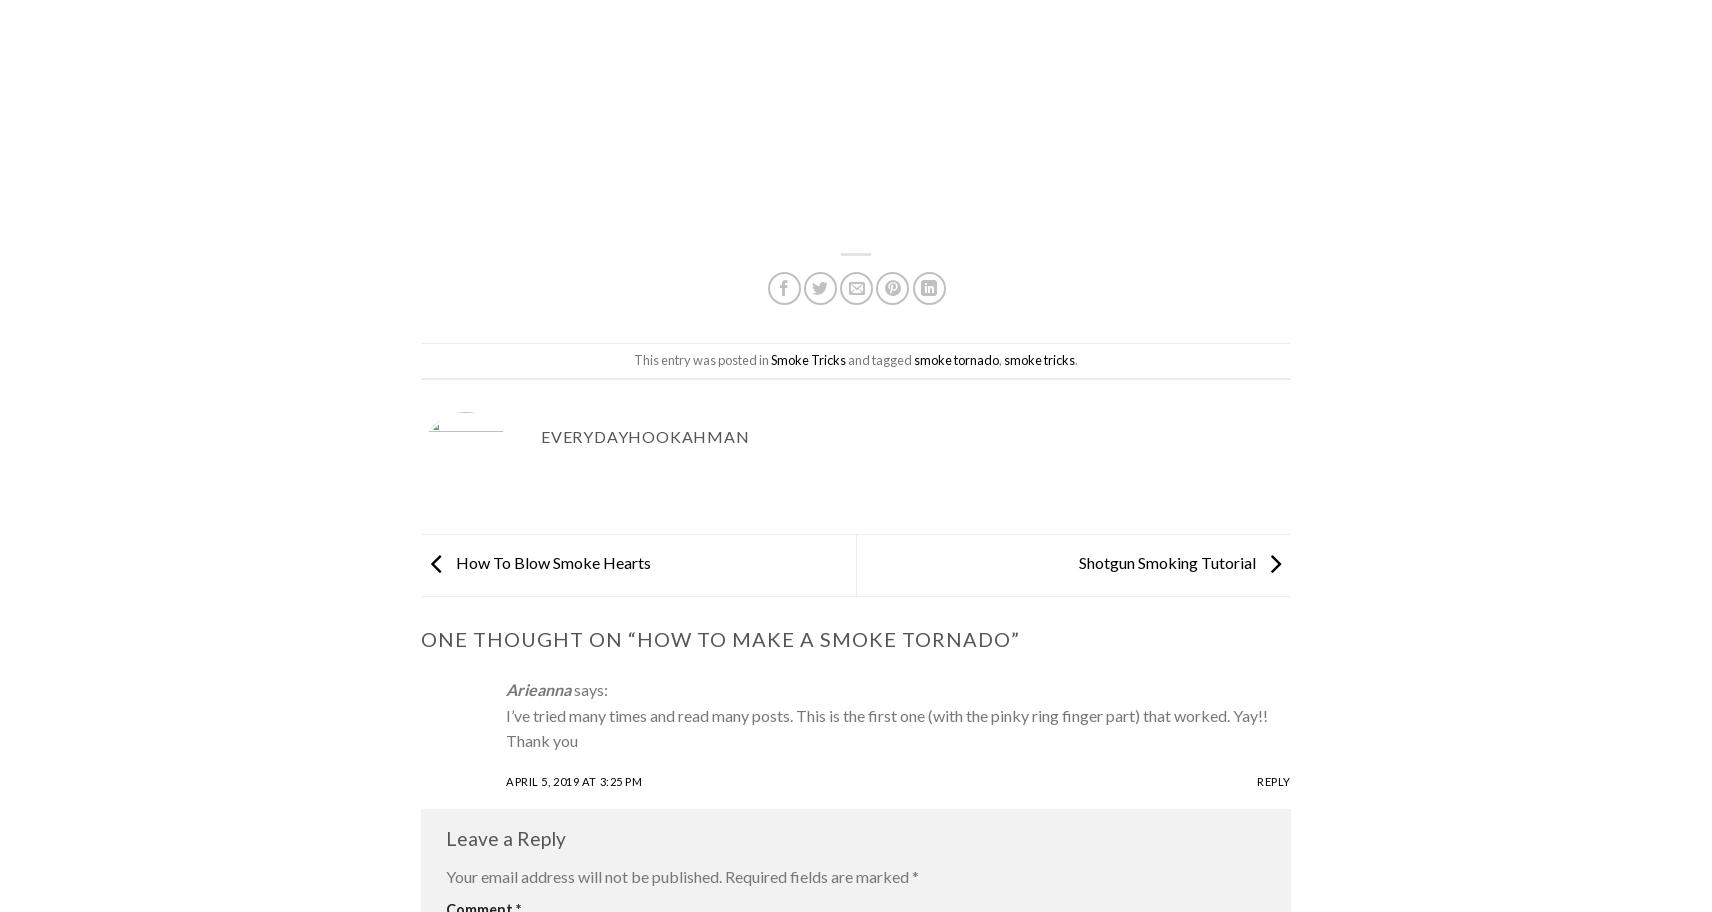  What do you see at coordinates (589, 688) in the screenshot?
I see `'says:'` at bounding box center [589, 688].